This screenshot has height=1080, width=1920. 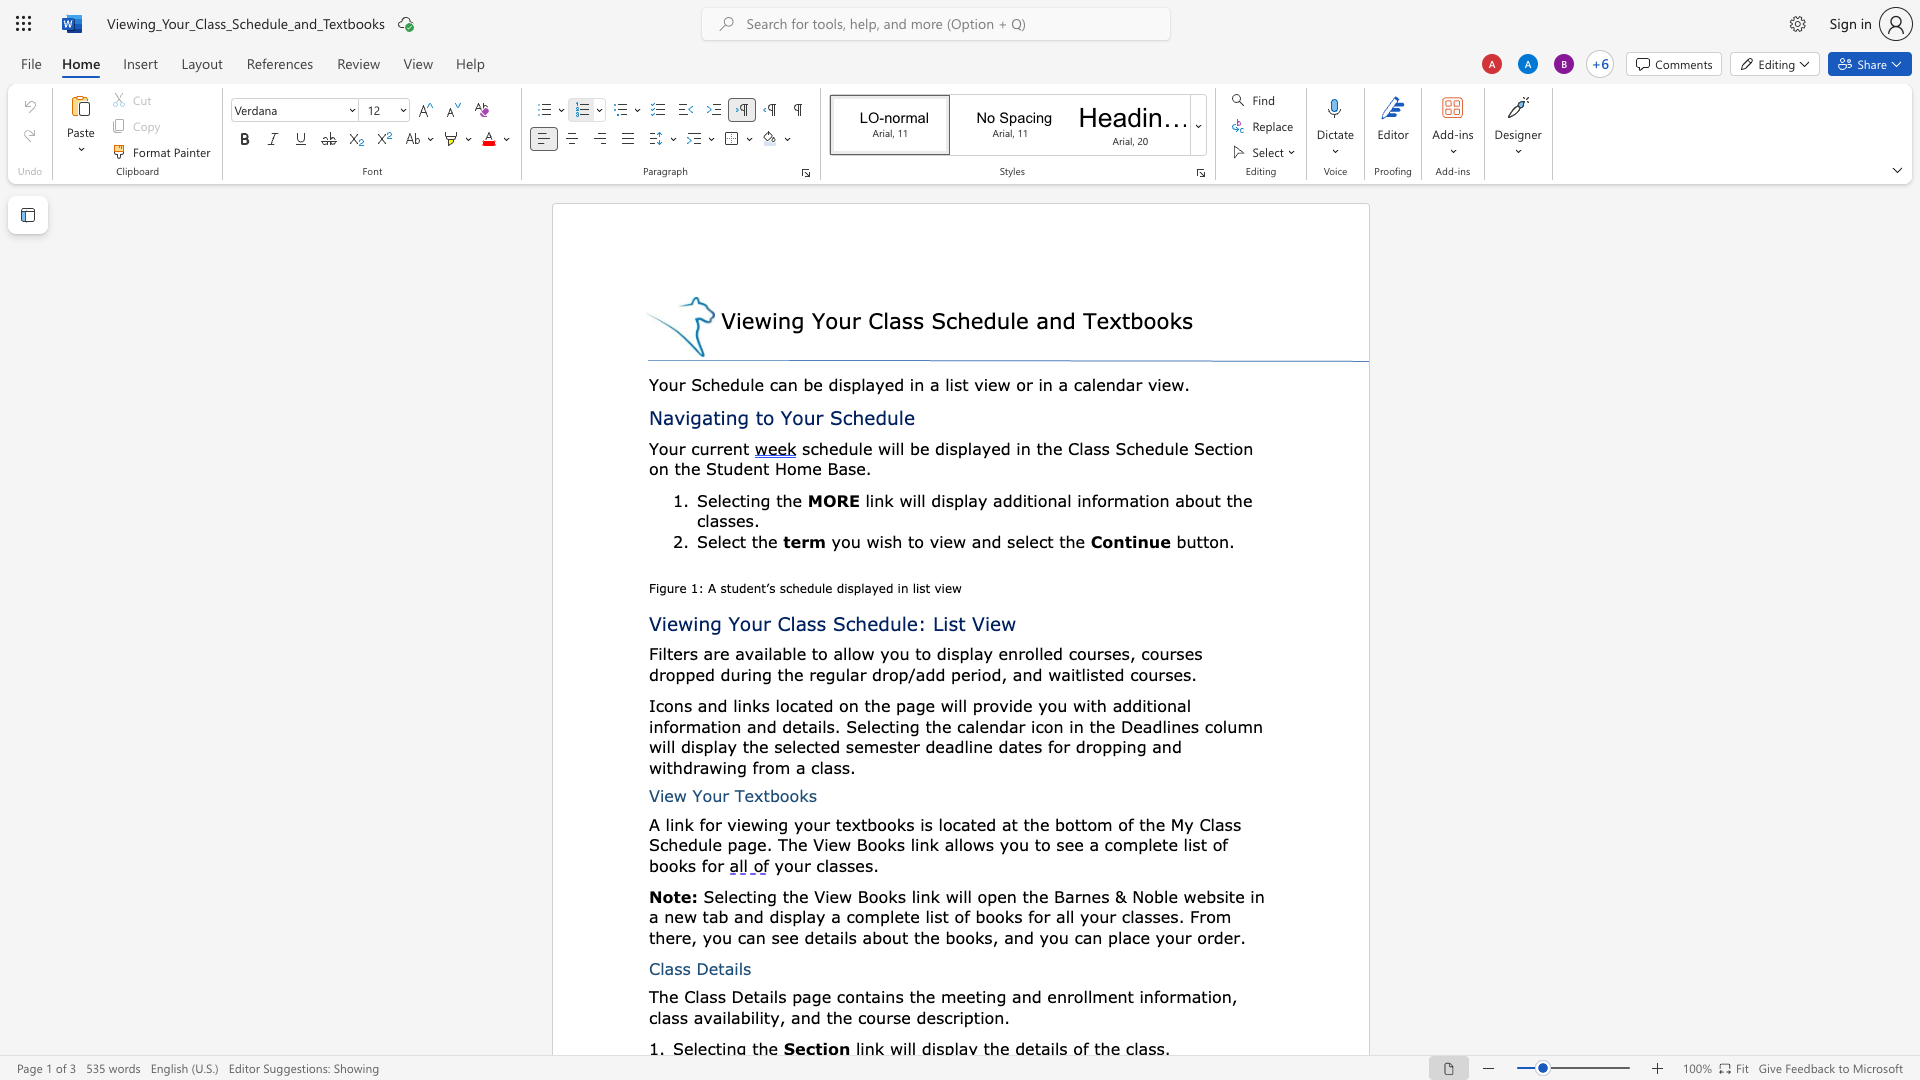 I want to click on the space between the continuous character "n" and "g" in the text, so click(x=736, y=416).